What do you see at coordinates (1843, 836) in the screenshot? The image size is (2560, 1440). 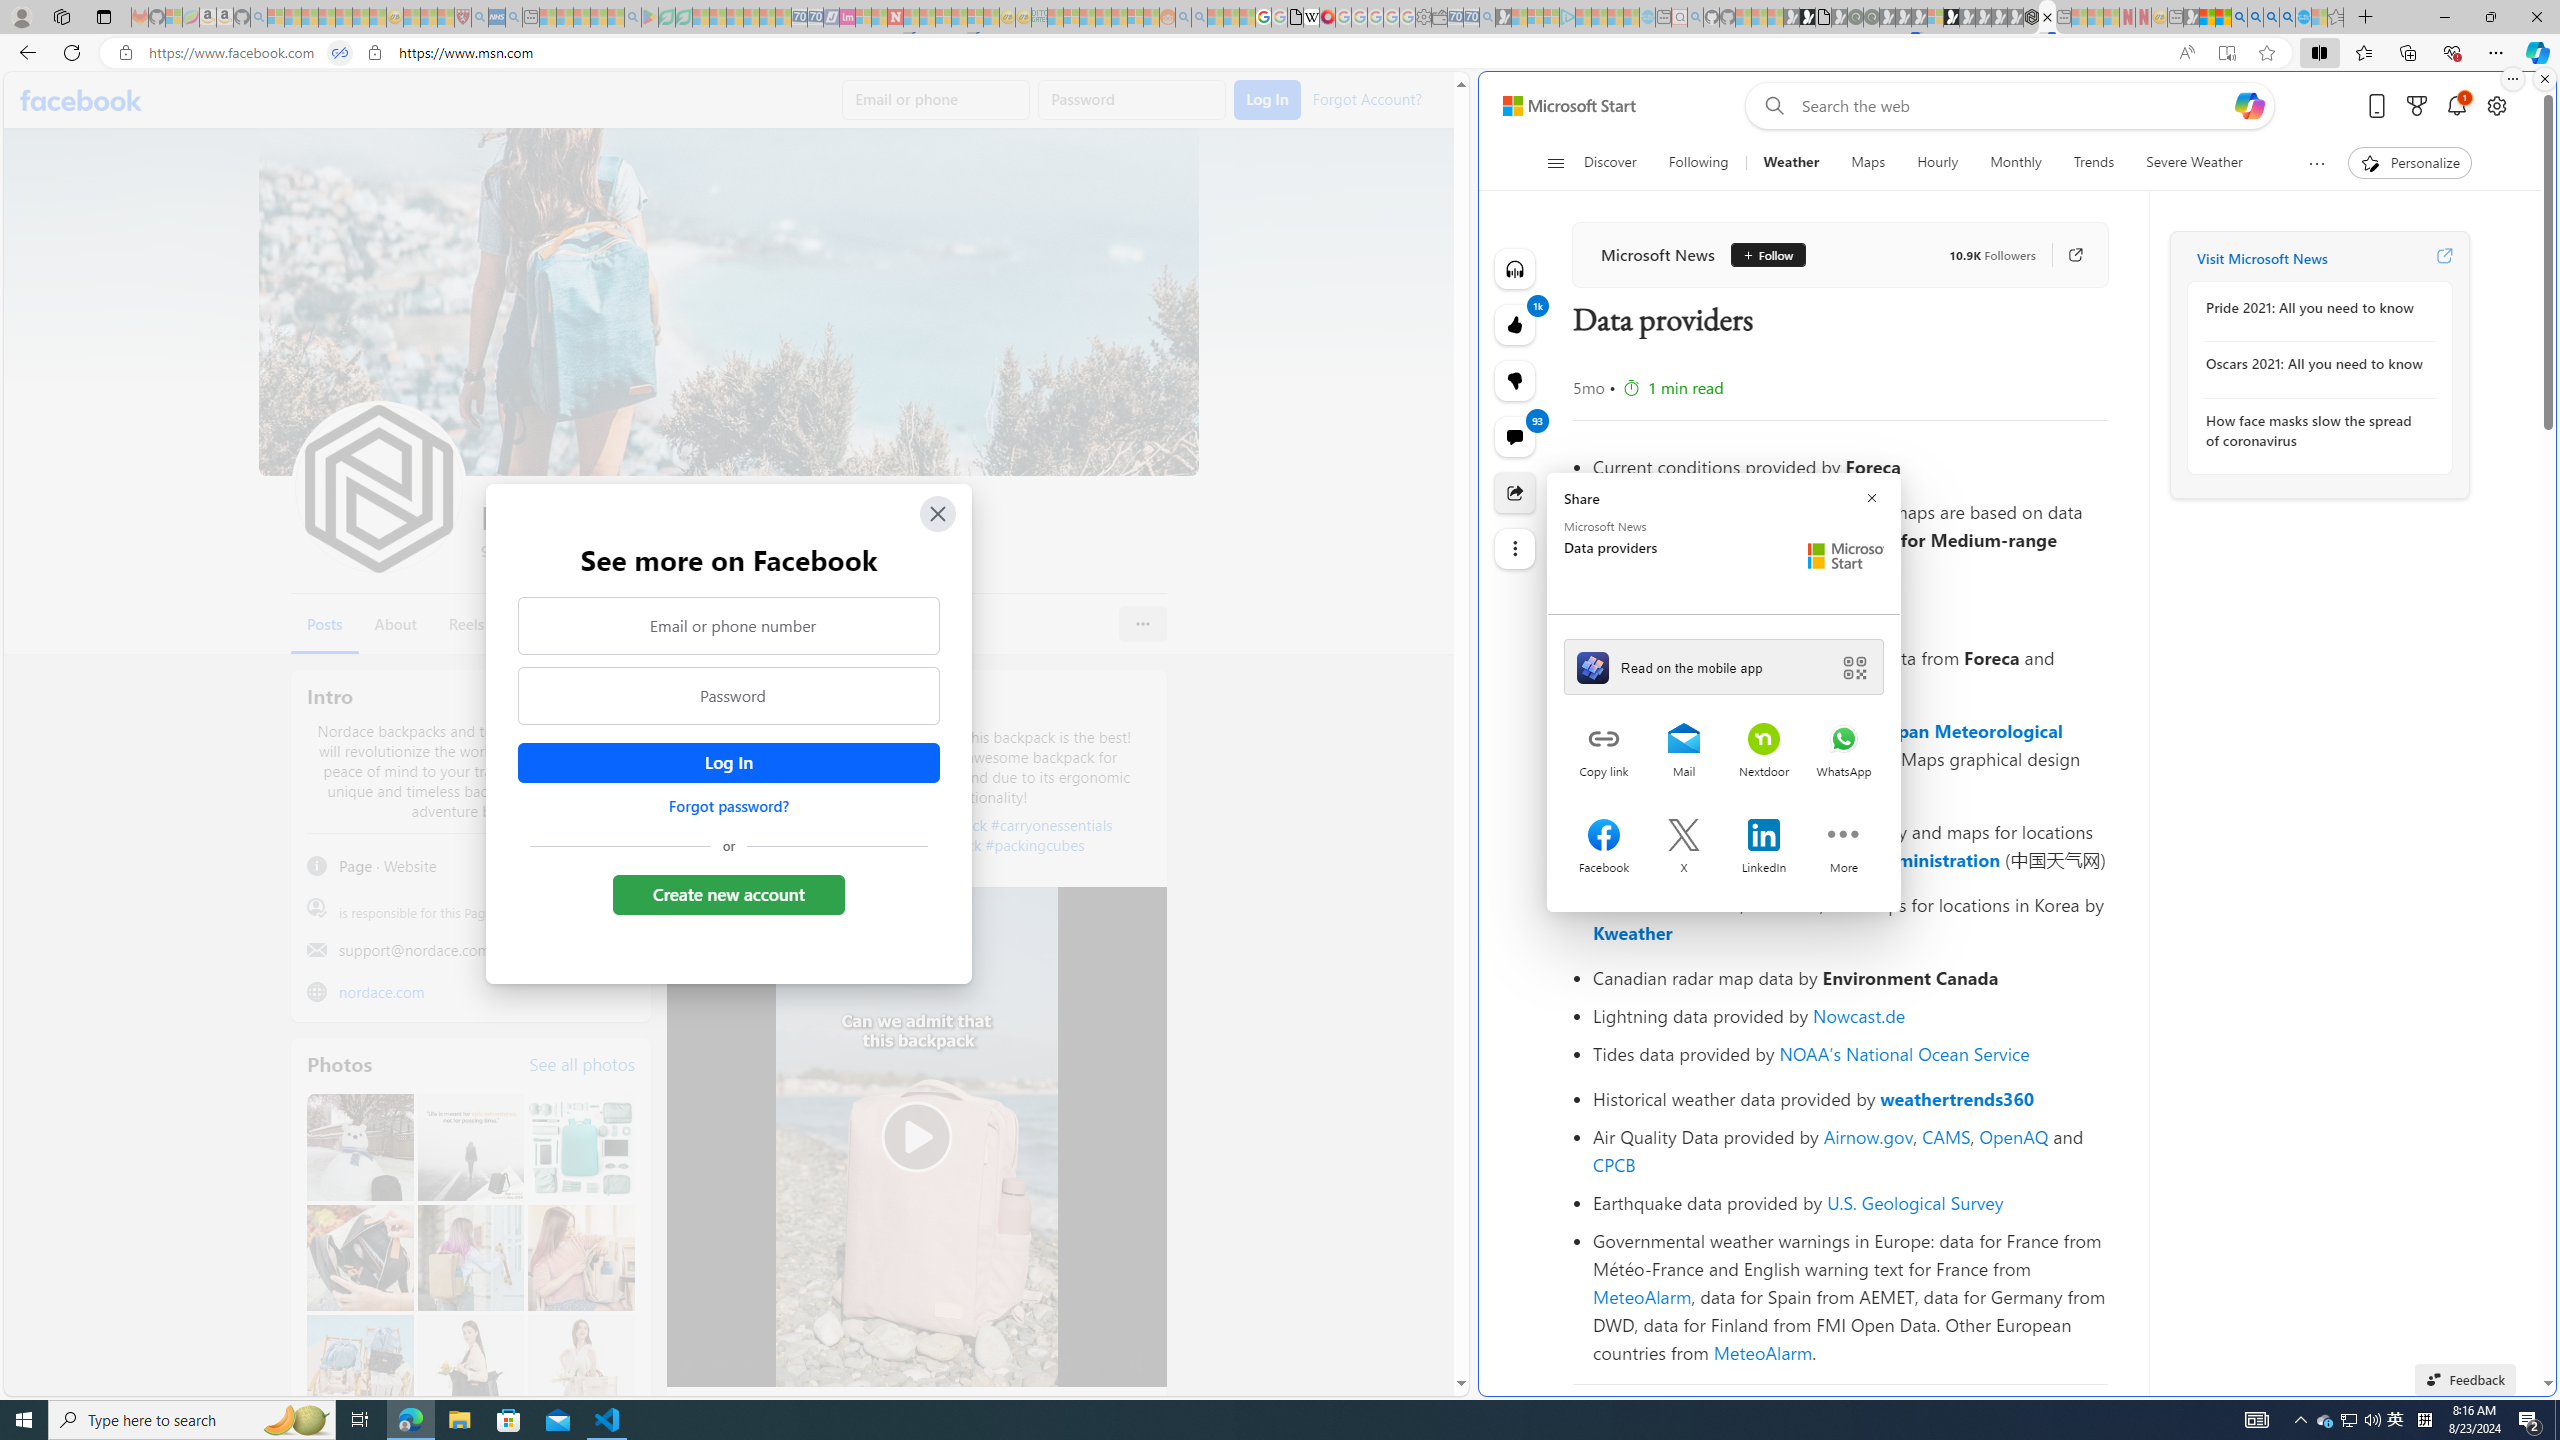 I see `'More share options'` at bounding box center [1843, 836].